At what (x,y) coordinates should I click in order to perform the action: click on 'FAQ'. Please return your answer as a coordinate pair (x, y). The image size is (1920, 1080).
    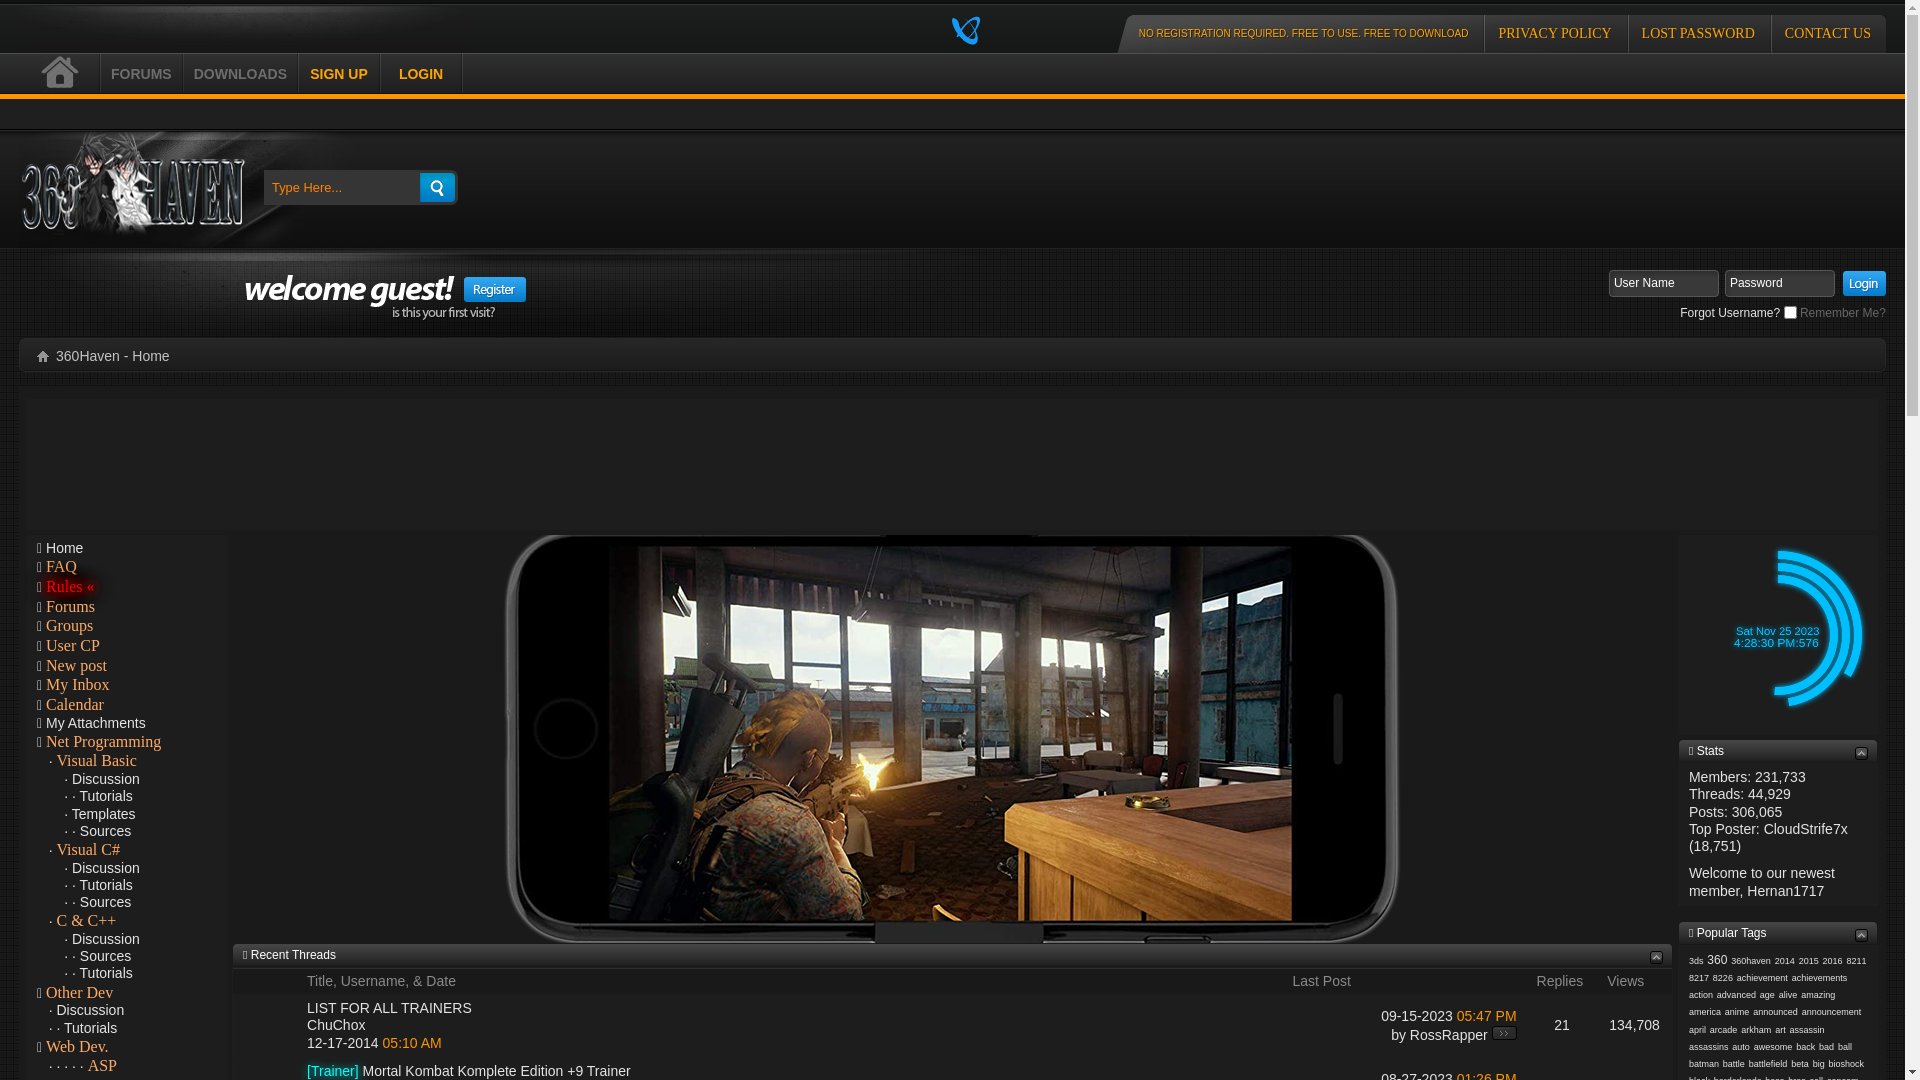
    Looking at the image, I should click on (61, 567).